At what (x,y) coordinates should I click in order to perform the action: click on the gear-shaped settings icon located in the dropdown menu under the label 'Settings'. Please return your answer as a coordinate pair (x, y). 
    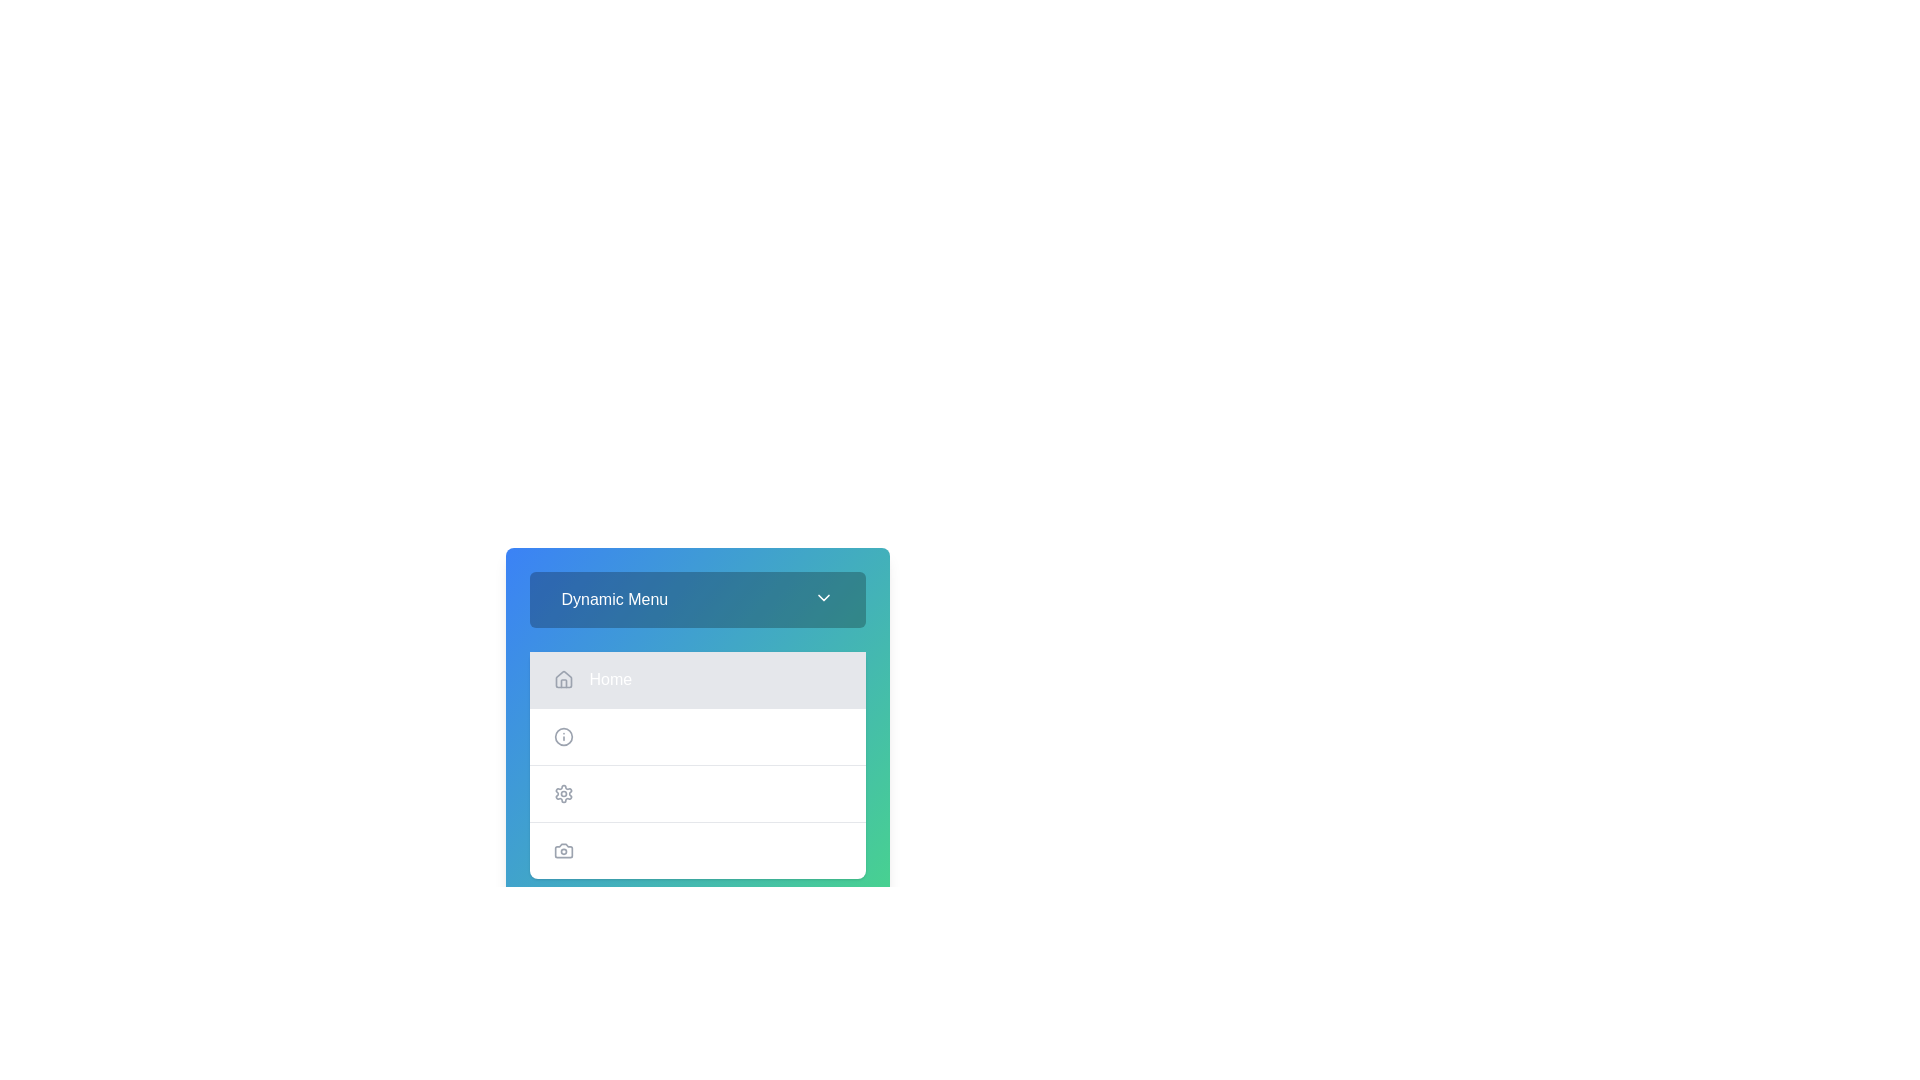
    Looking at the image, I should click on (562, 793).